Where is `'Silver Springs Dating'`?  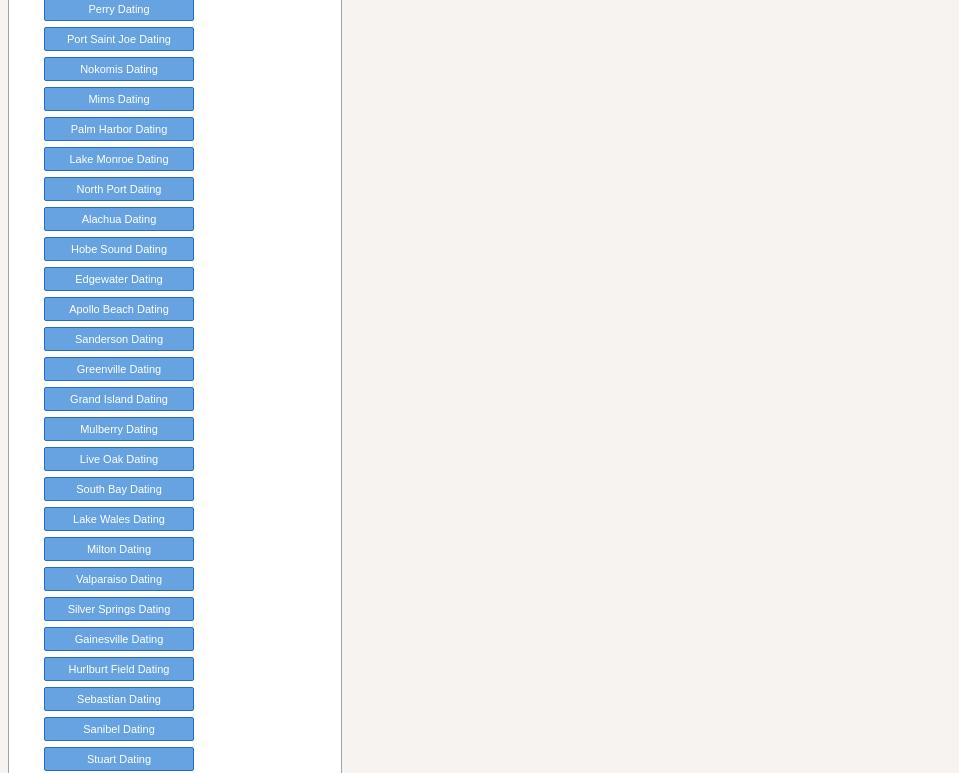
'Silver Springs Dating' is located at coordinates (118, 607).